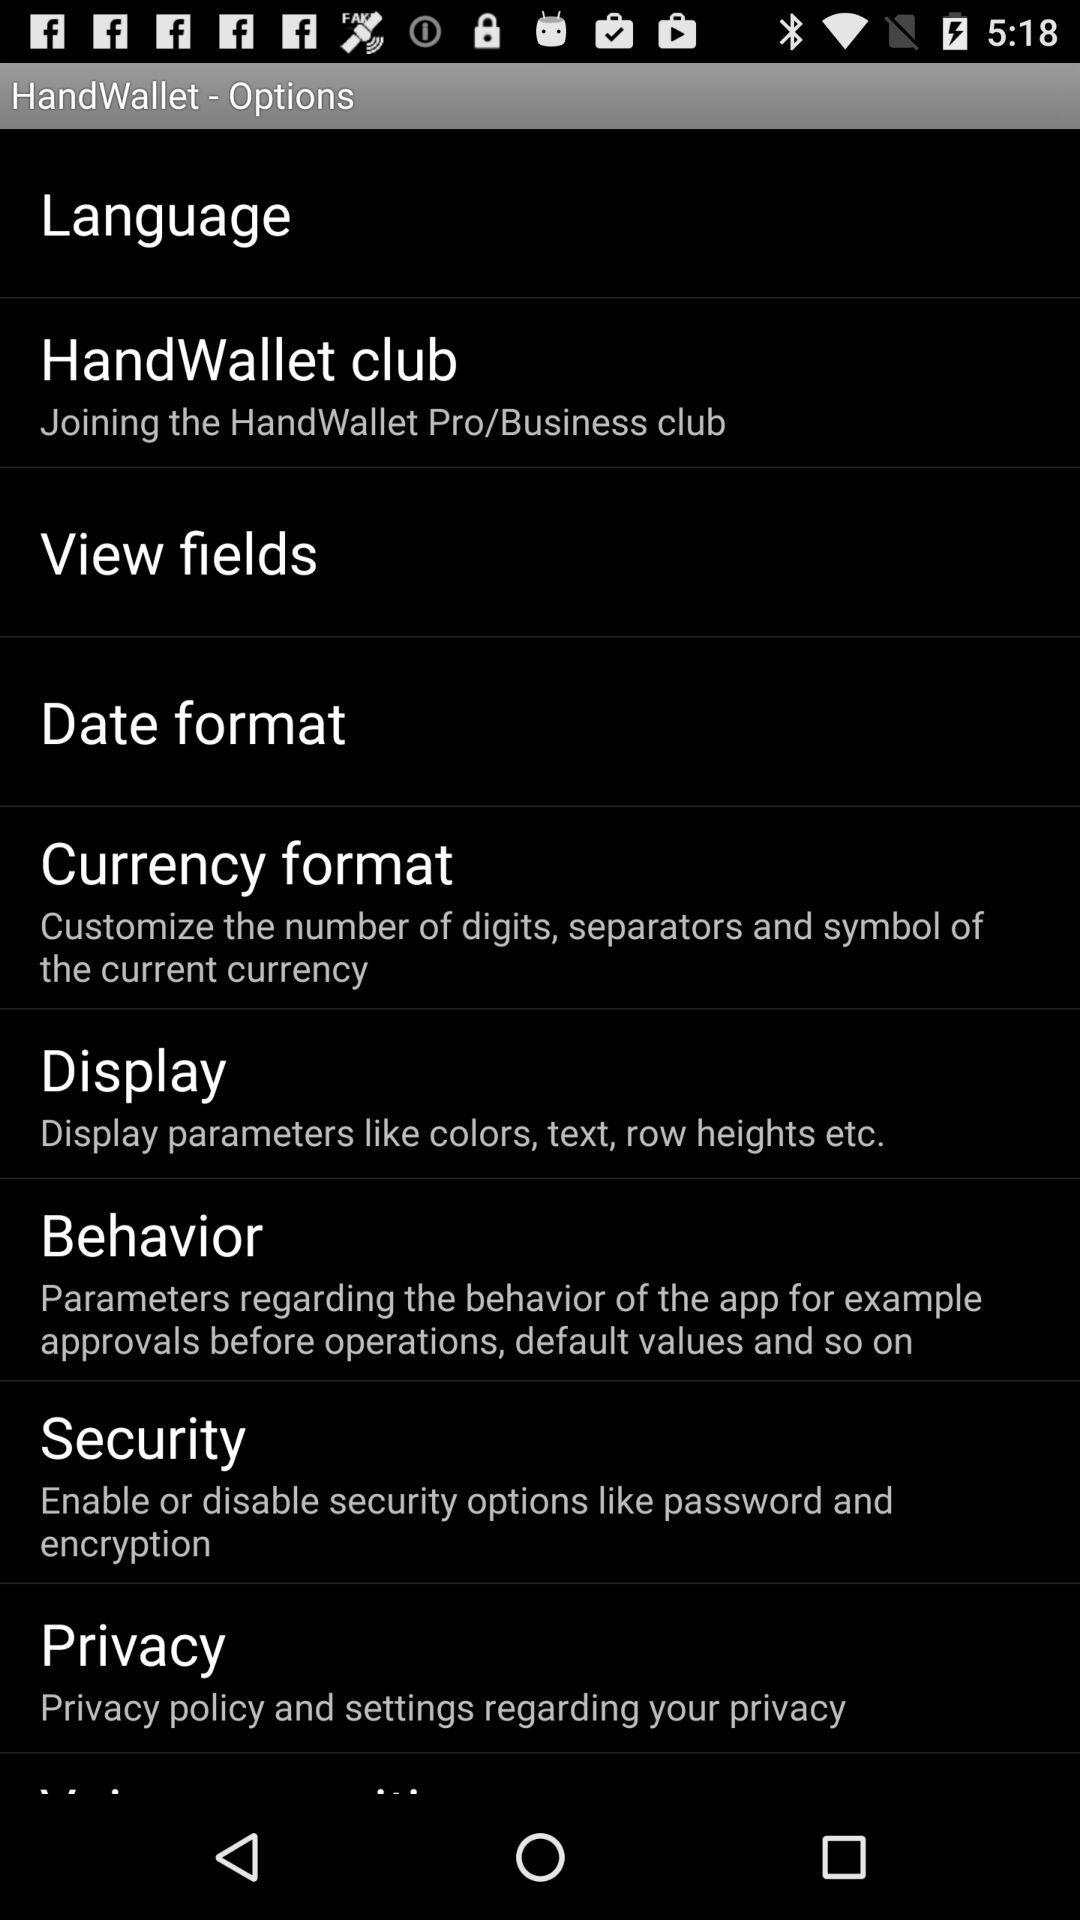  I want to click on date format icon, so click(193, 720).